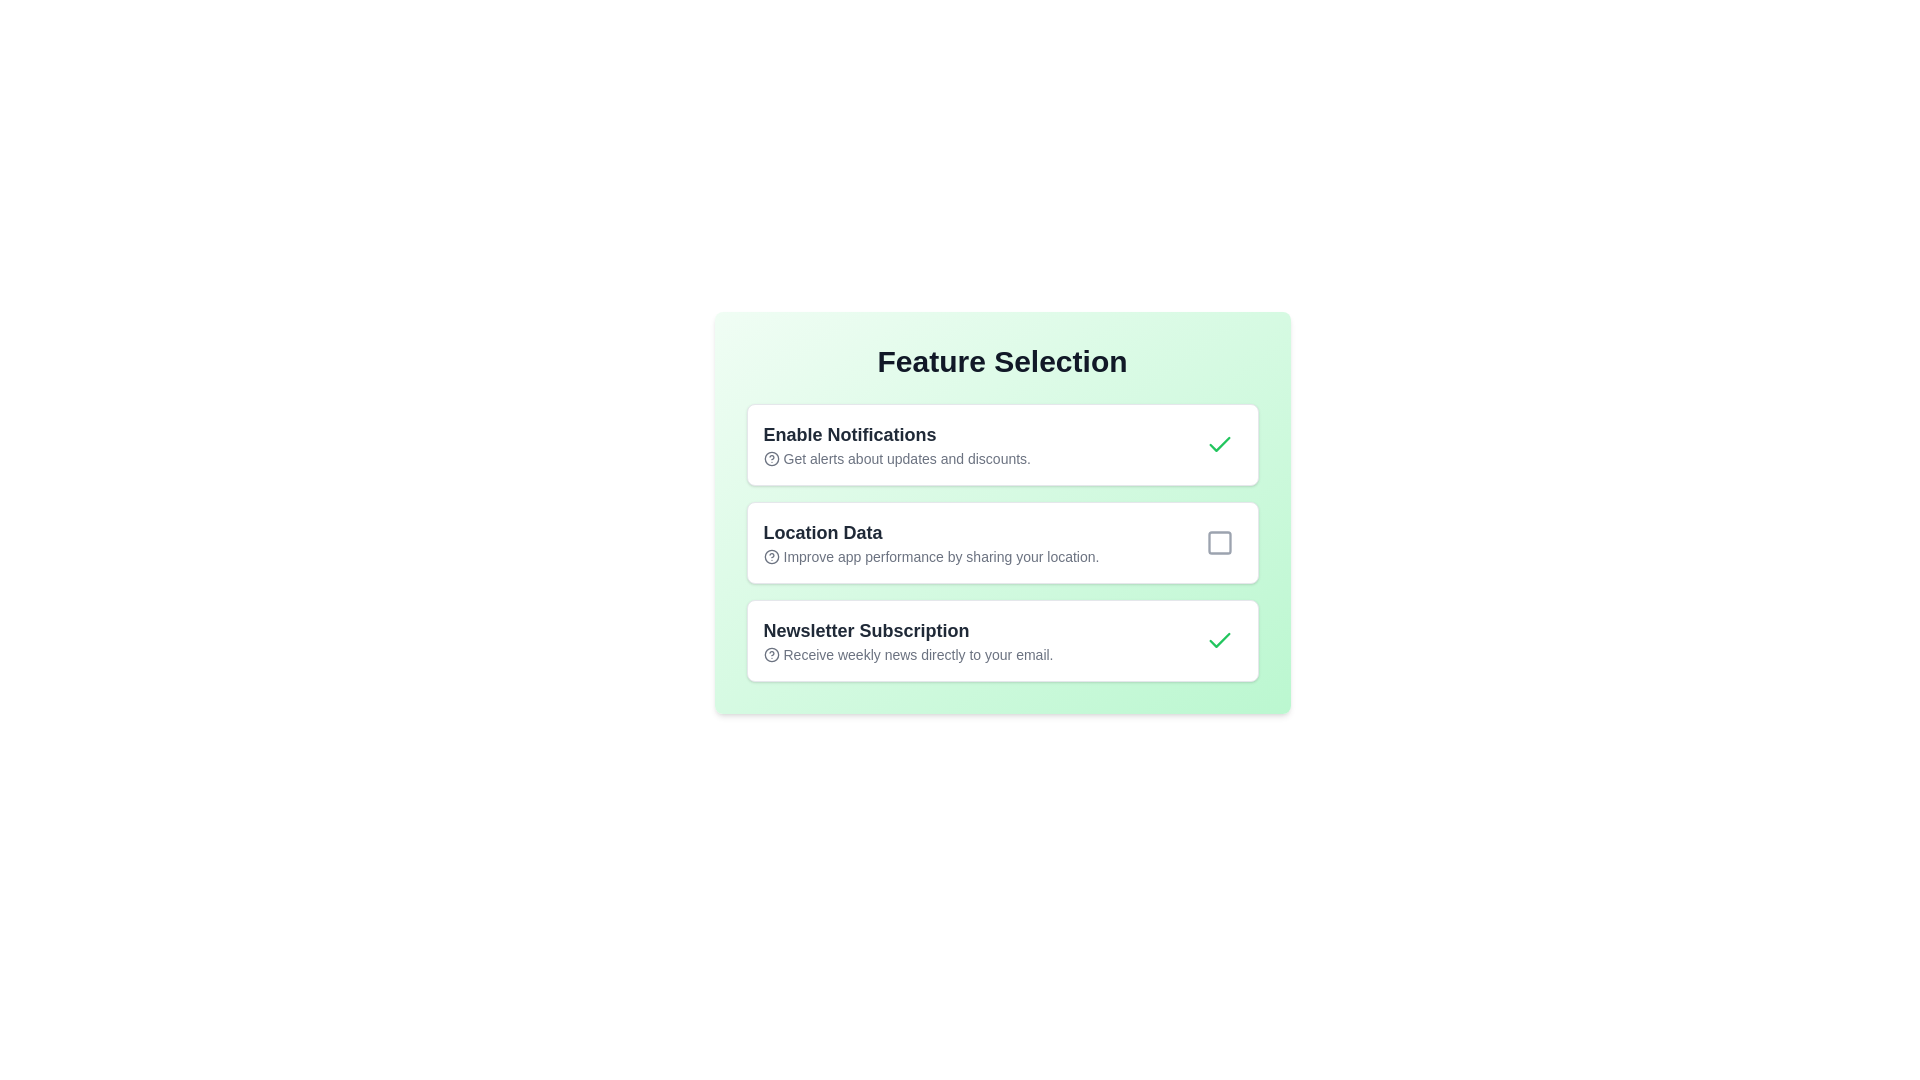 This screenshot has width=1920, height=1080. What do you see at coordinates (1002, 542) in the screenshot?
I see `the checkbox area of the location sharing UI card, which is the second card in a vertically stacked list of three cards` at bounding box center [1002, 542].